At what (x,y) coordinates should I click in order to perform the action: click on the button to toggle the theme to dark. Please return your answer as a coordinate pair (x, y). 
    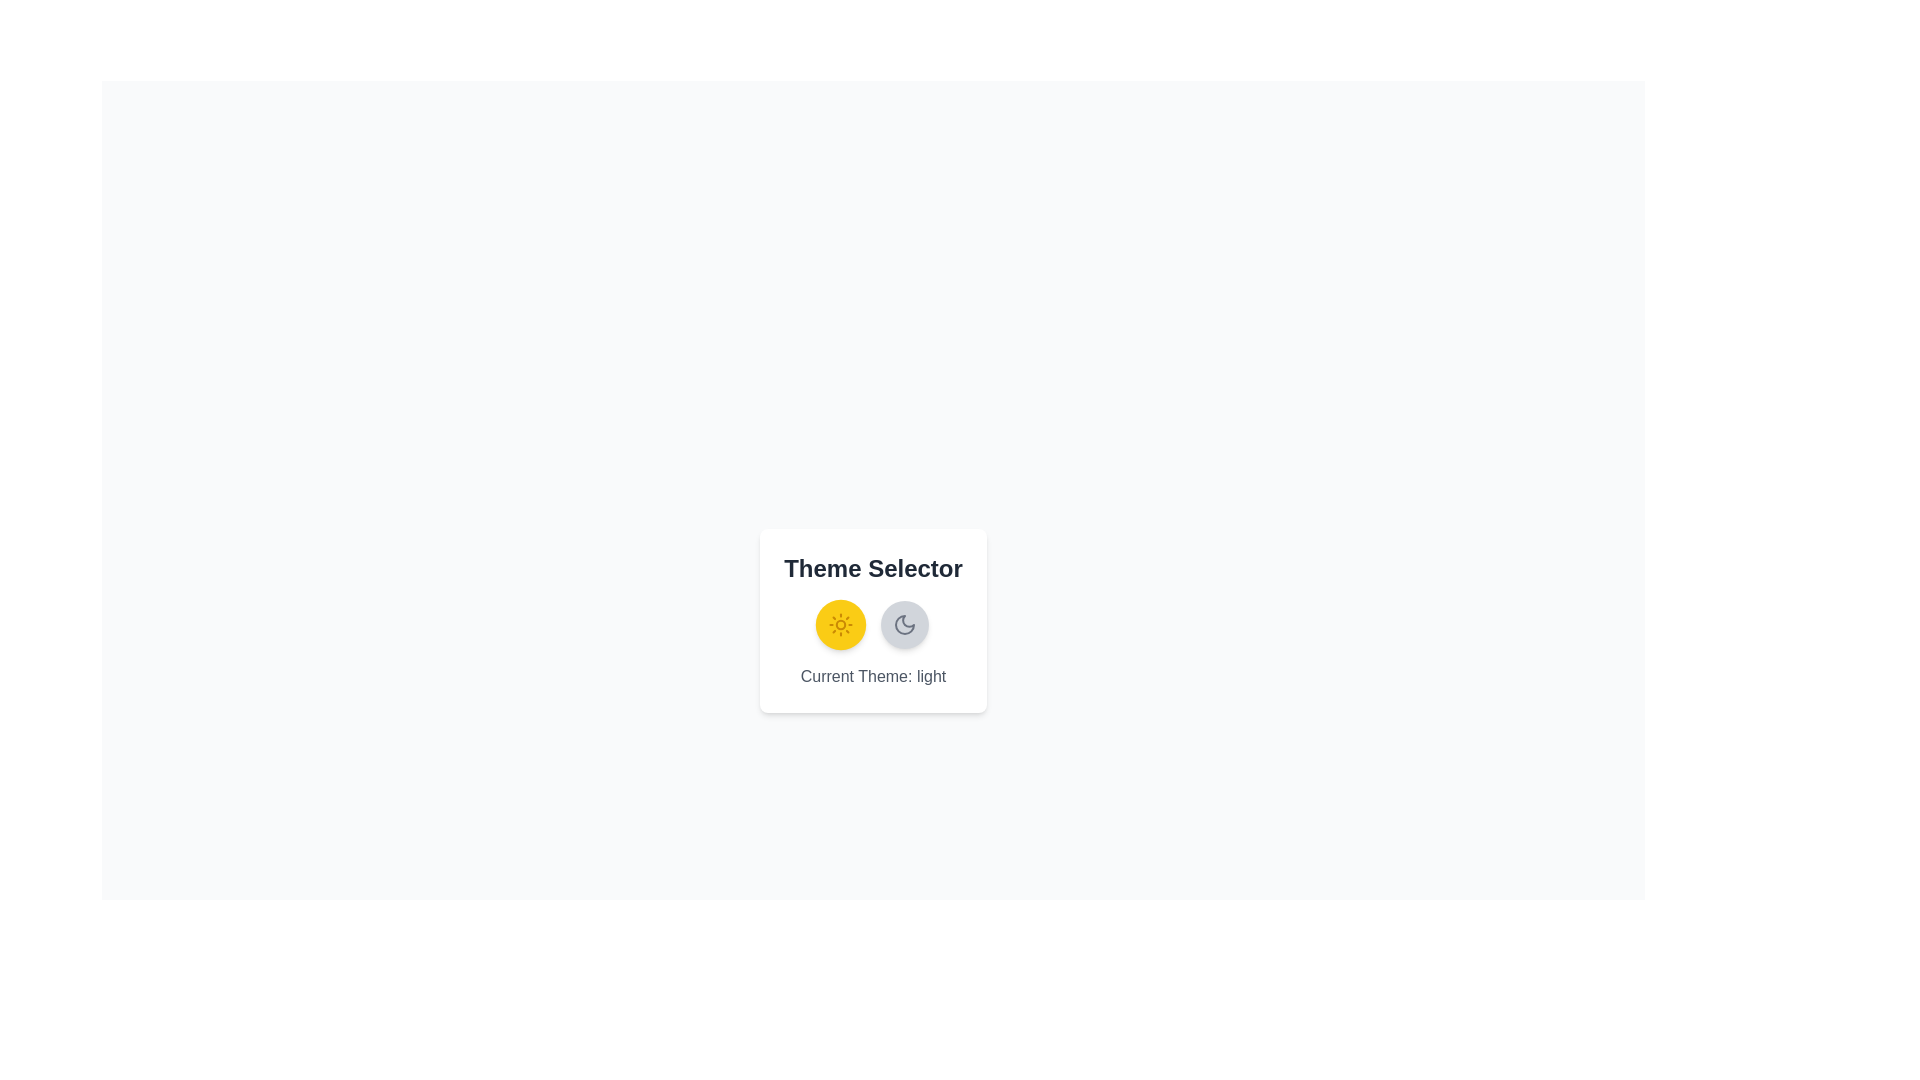
    Looking at the image, I should click on (904, 623).